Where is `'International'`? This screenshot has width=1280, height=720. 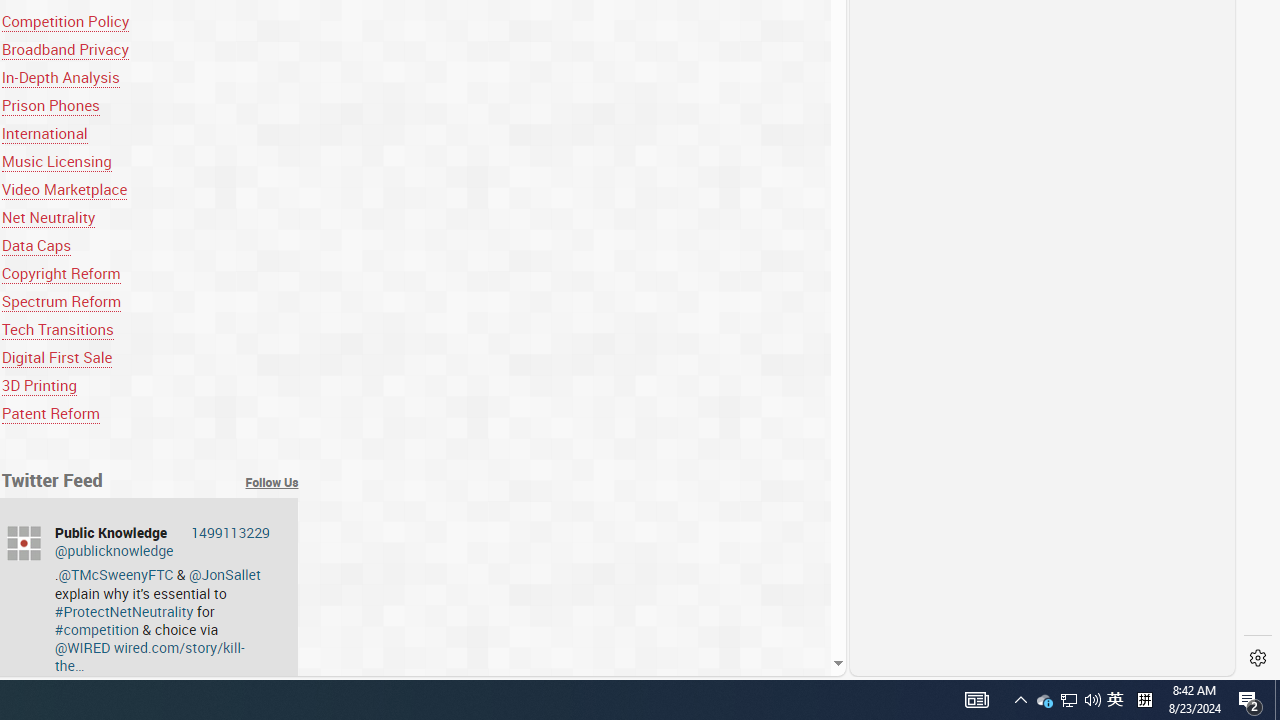
'International' is located at coordinates (44, 133).